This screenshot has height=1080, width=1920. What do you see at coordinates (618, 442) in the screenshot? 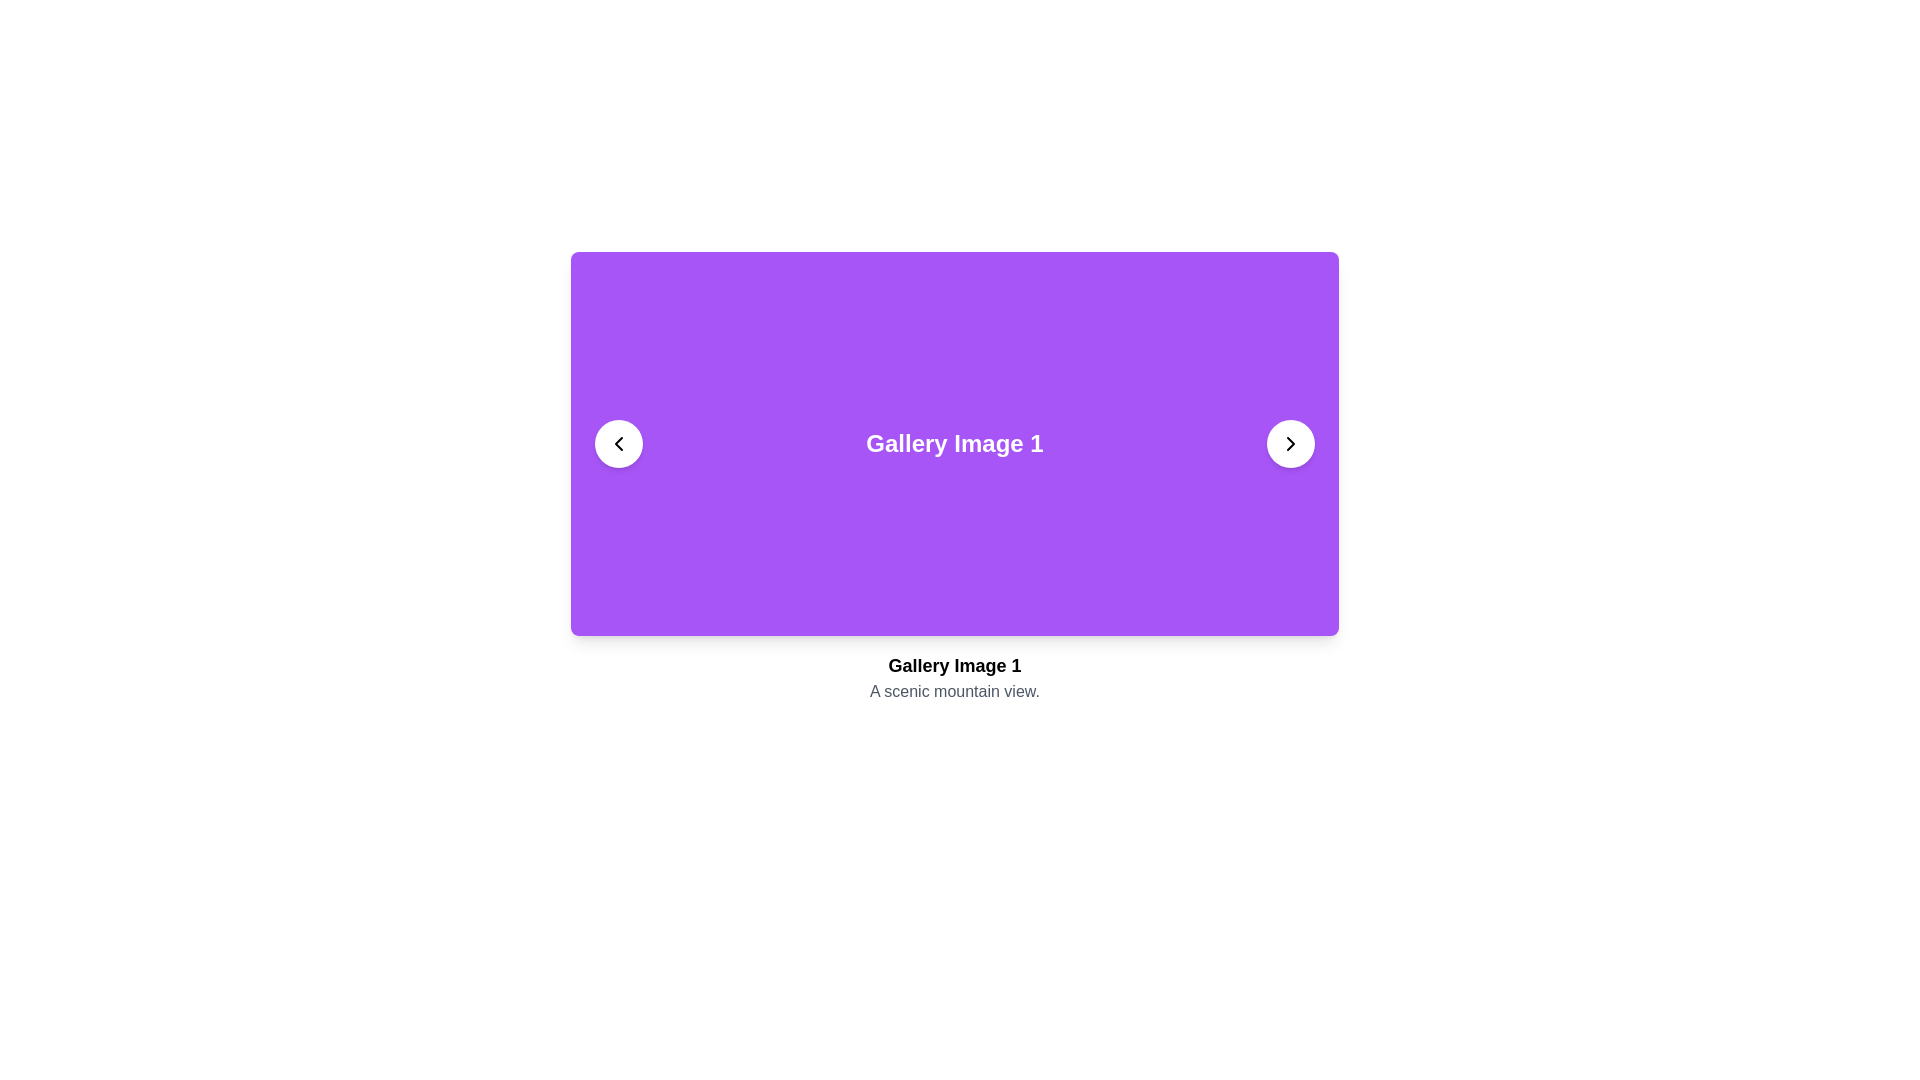
I see `the left-pointing chevron arrow within the circular button` at bounding box center [618, 442].